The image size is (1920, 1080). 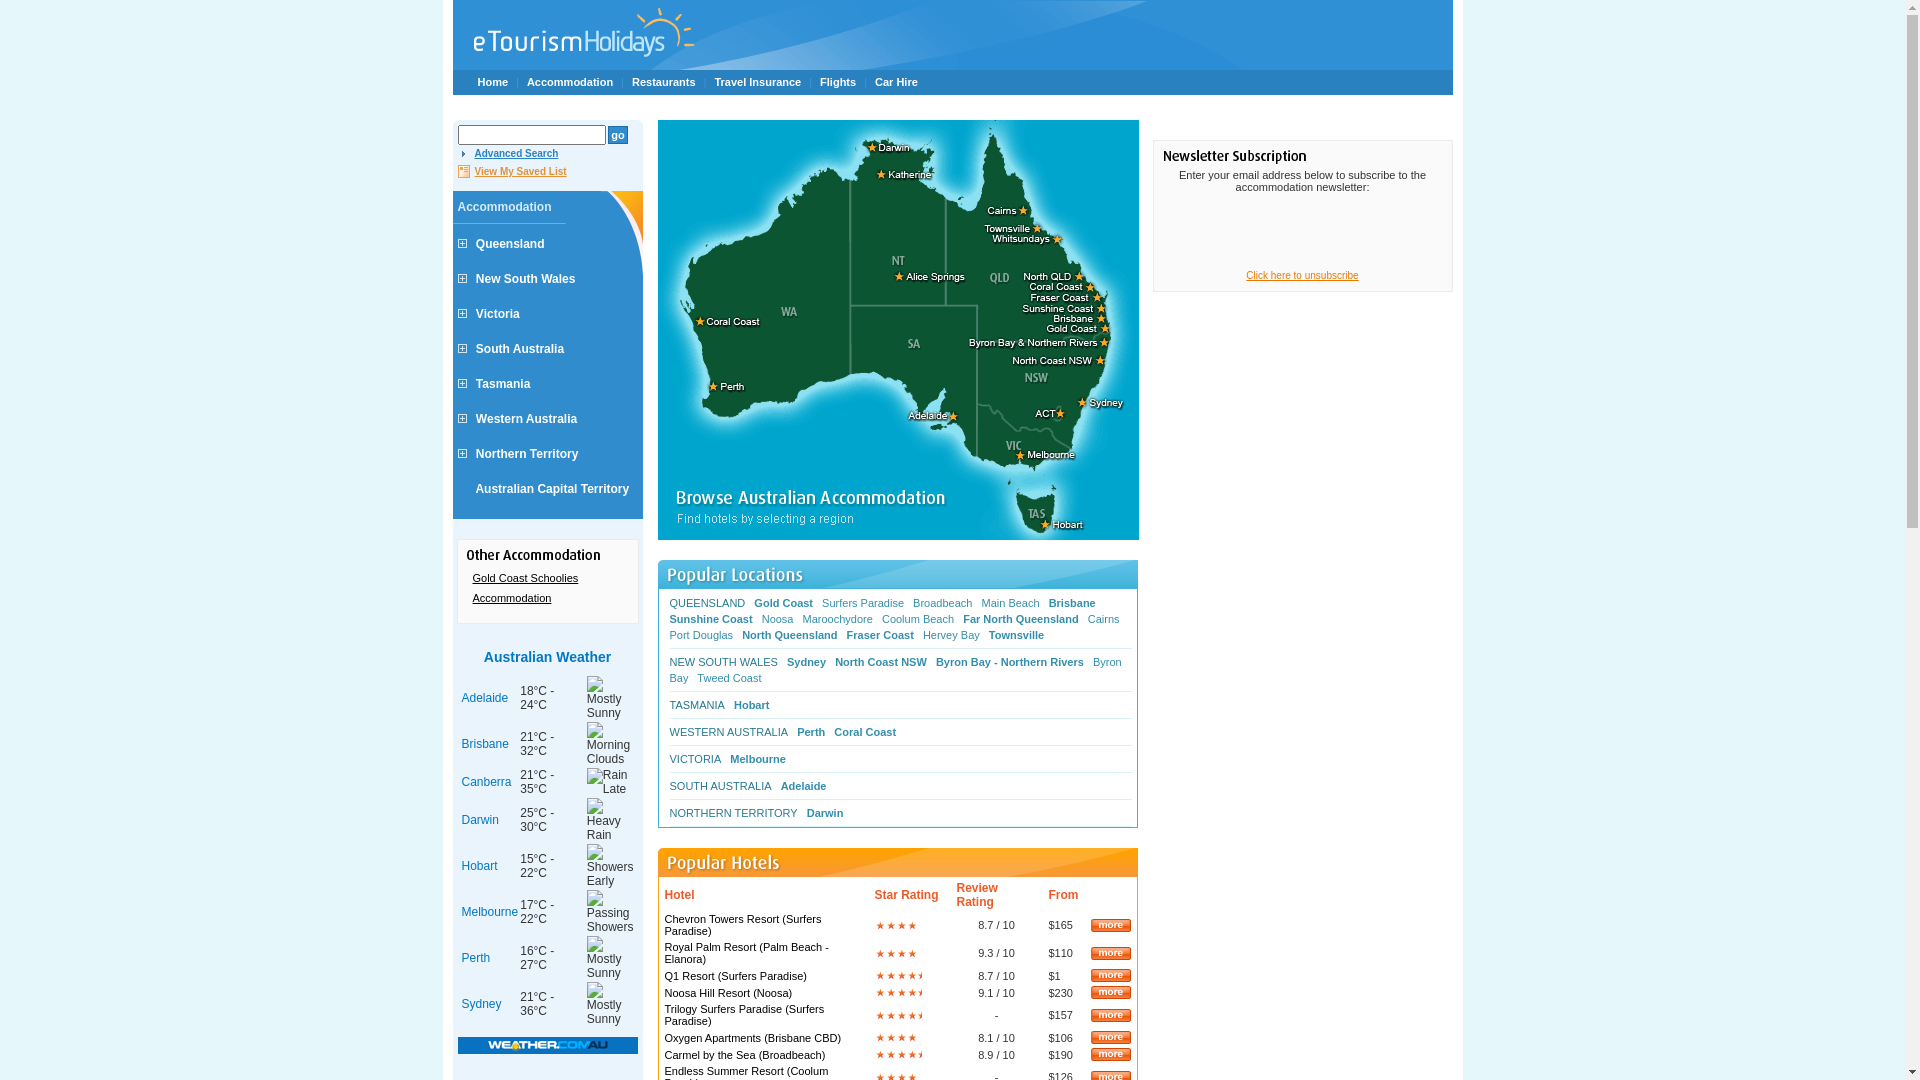 What do you see at coordinates (838, 81) in the screenshot?
I see `'Flights'` at bounding box center [838, 81].